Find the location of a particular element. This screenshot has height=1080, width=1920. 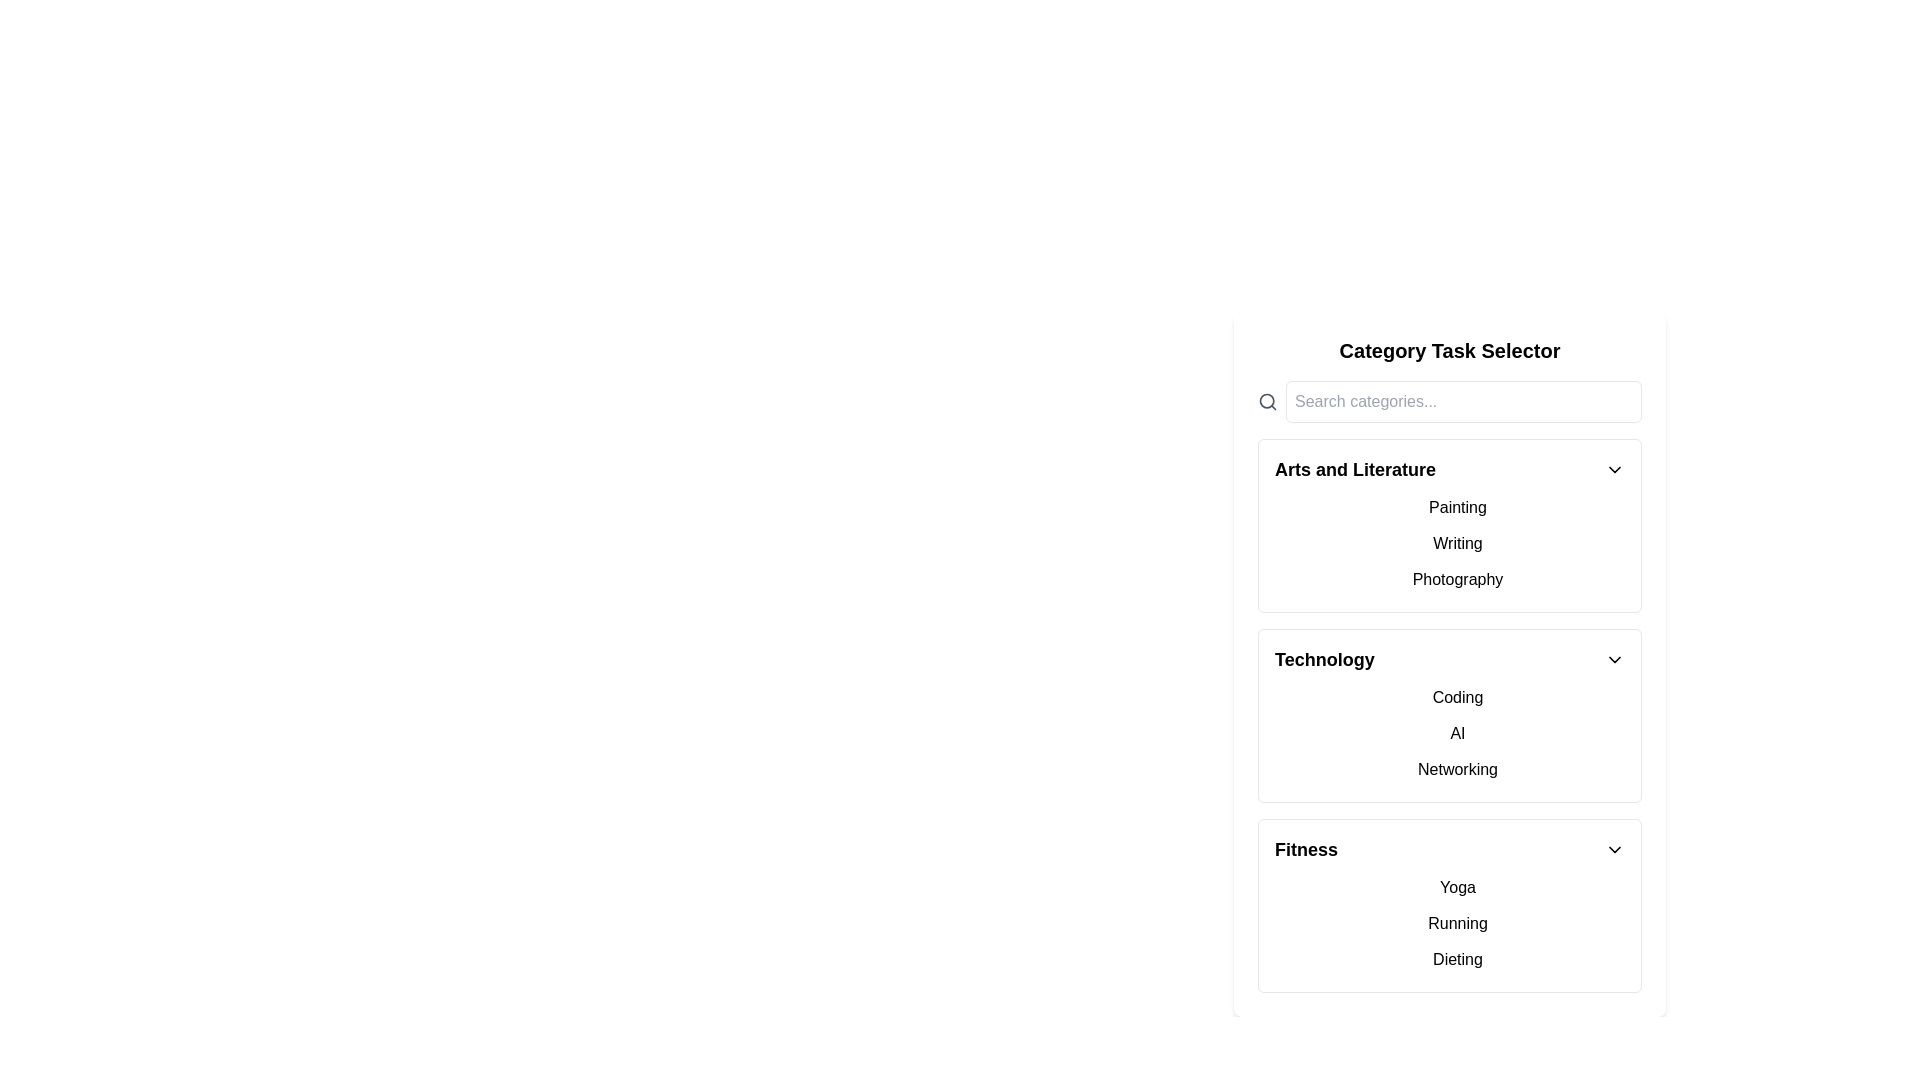

the 'Yoga' text link is located at coordinates (1458, 886).